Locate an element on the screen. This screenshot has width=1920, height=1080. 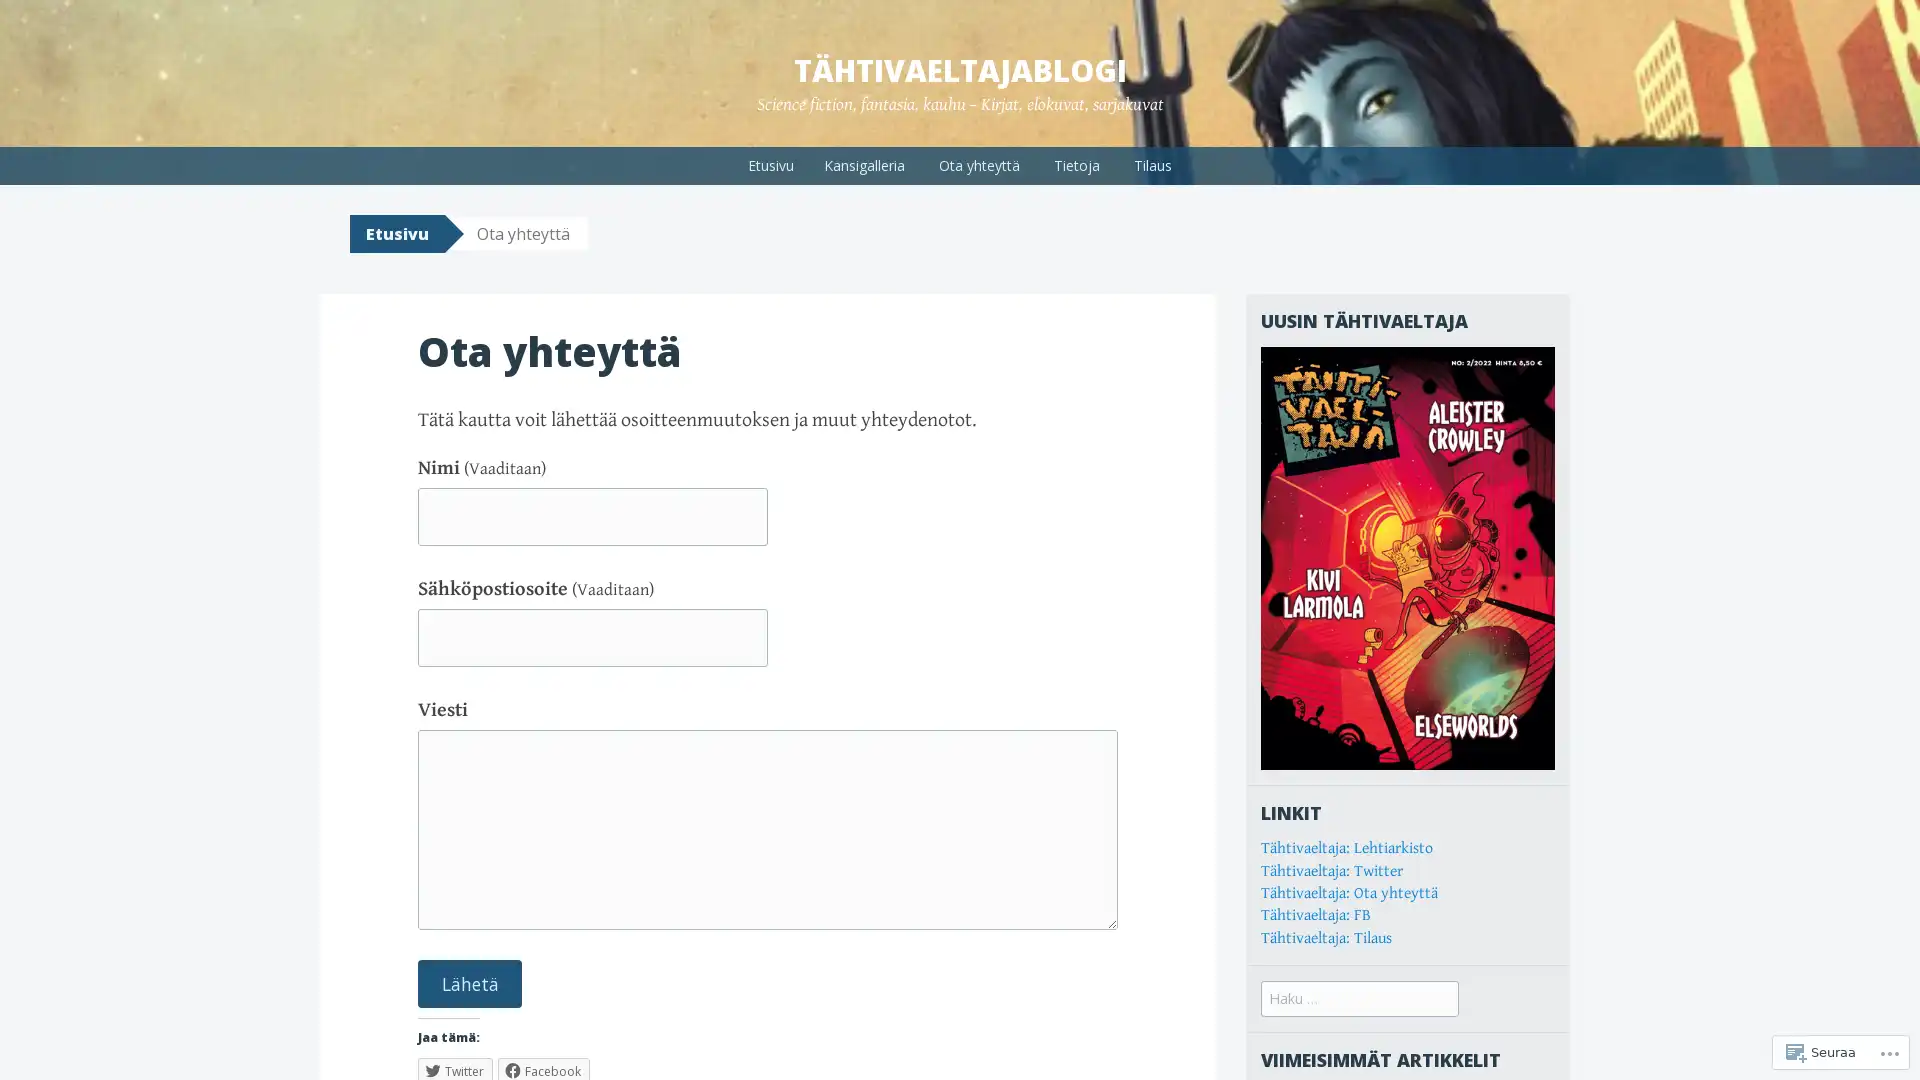
Laheta is located at coordinates (469, 982).